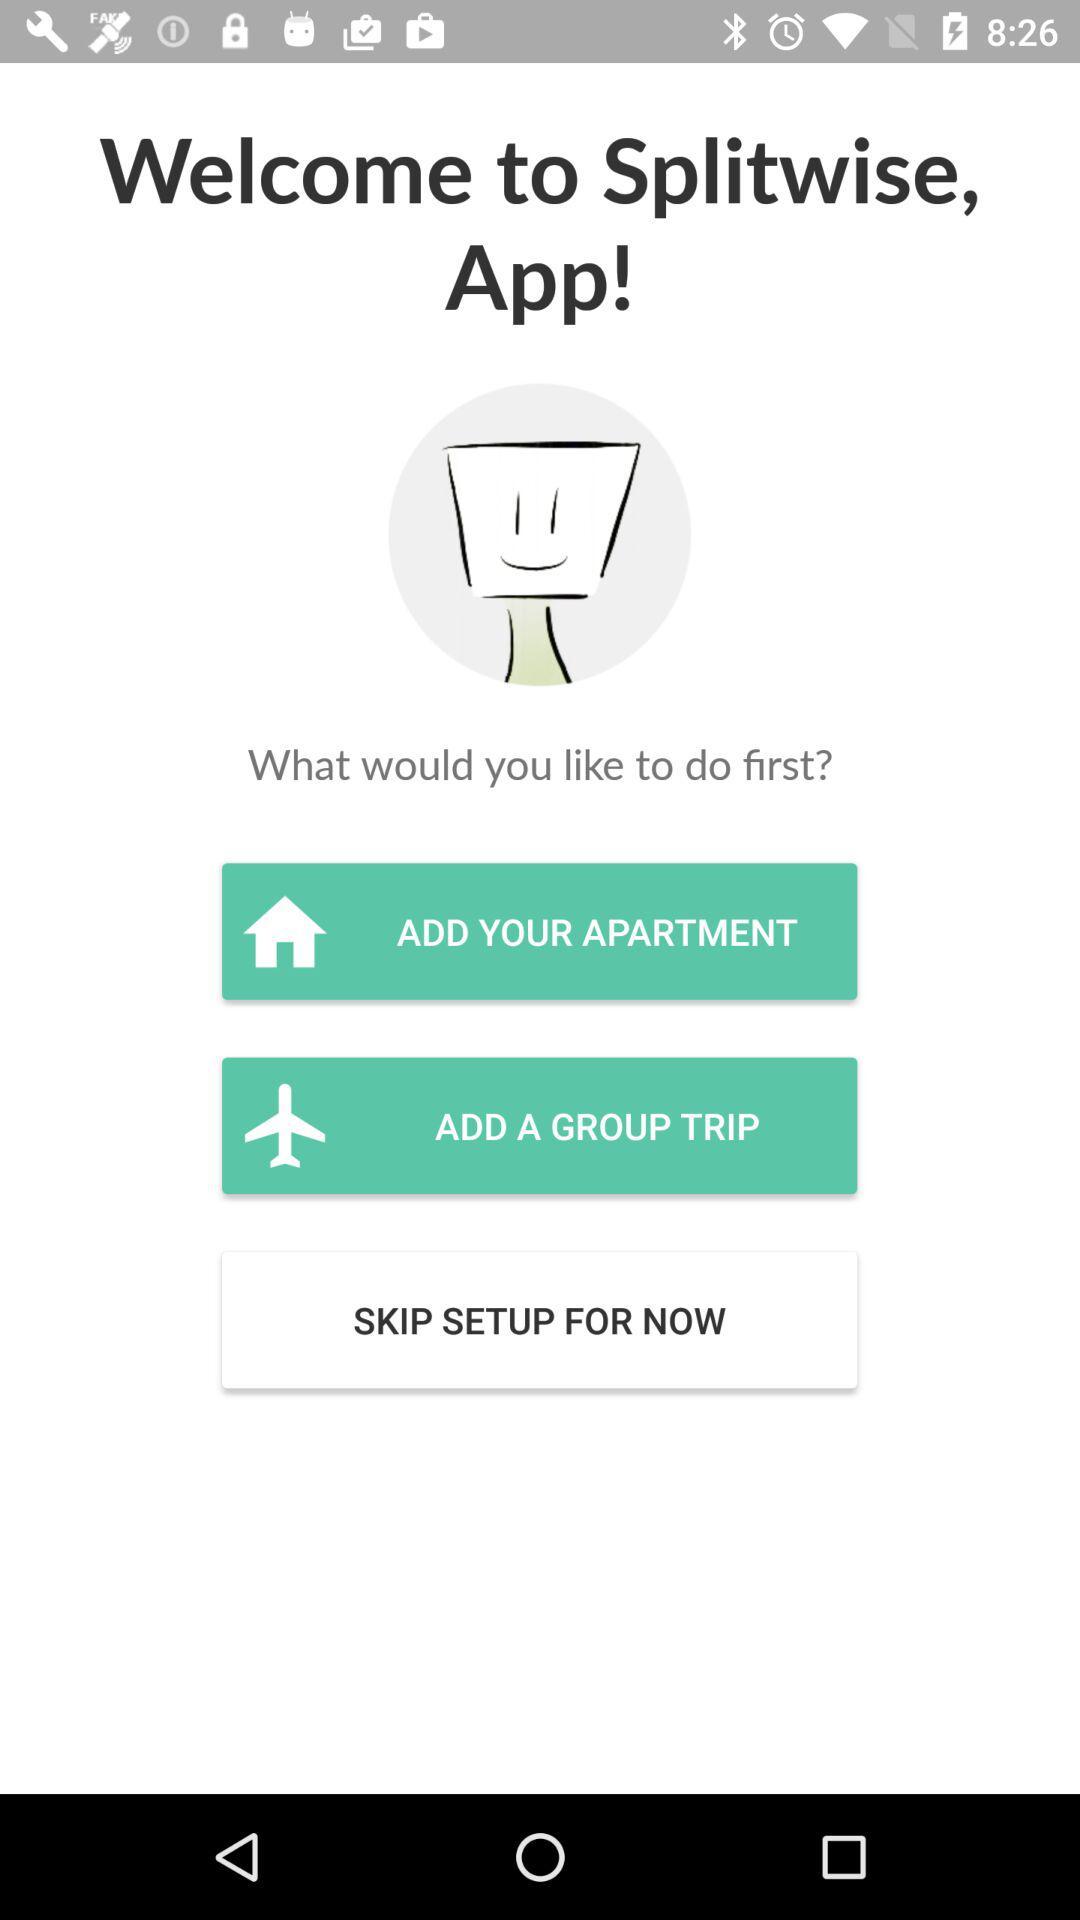 This screenshot has width=1080, height=1920. I want to click on icon below the what would you, so click(538, 930).